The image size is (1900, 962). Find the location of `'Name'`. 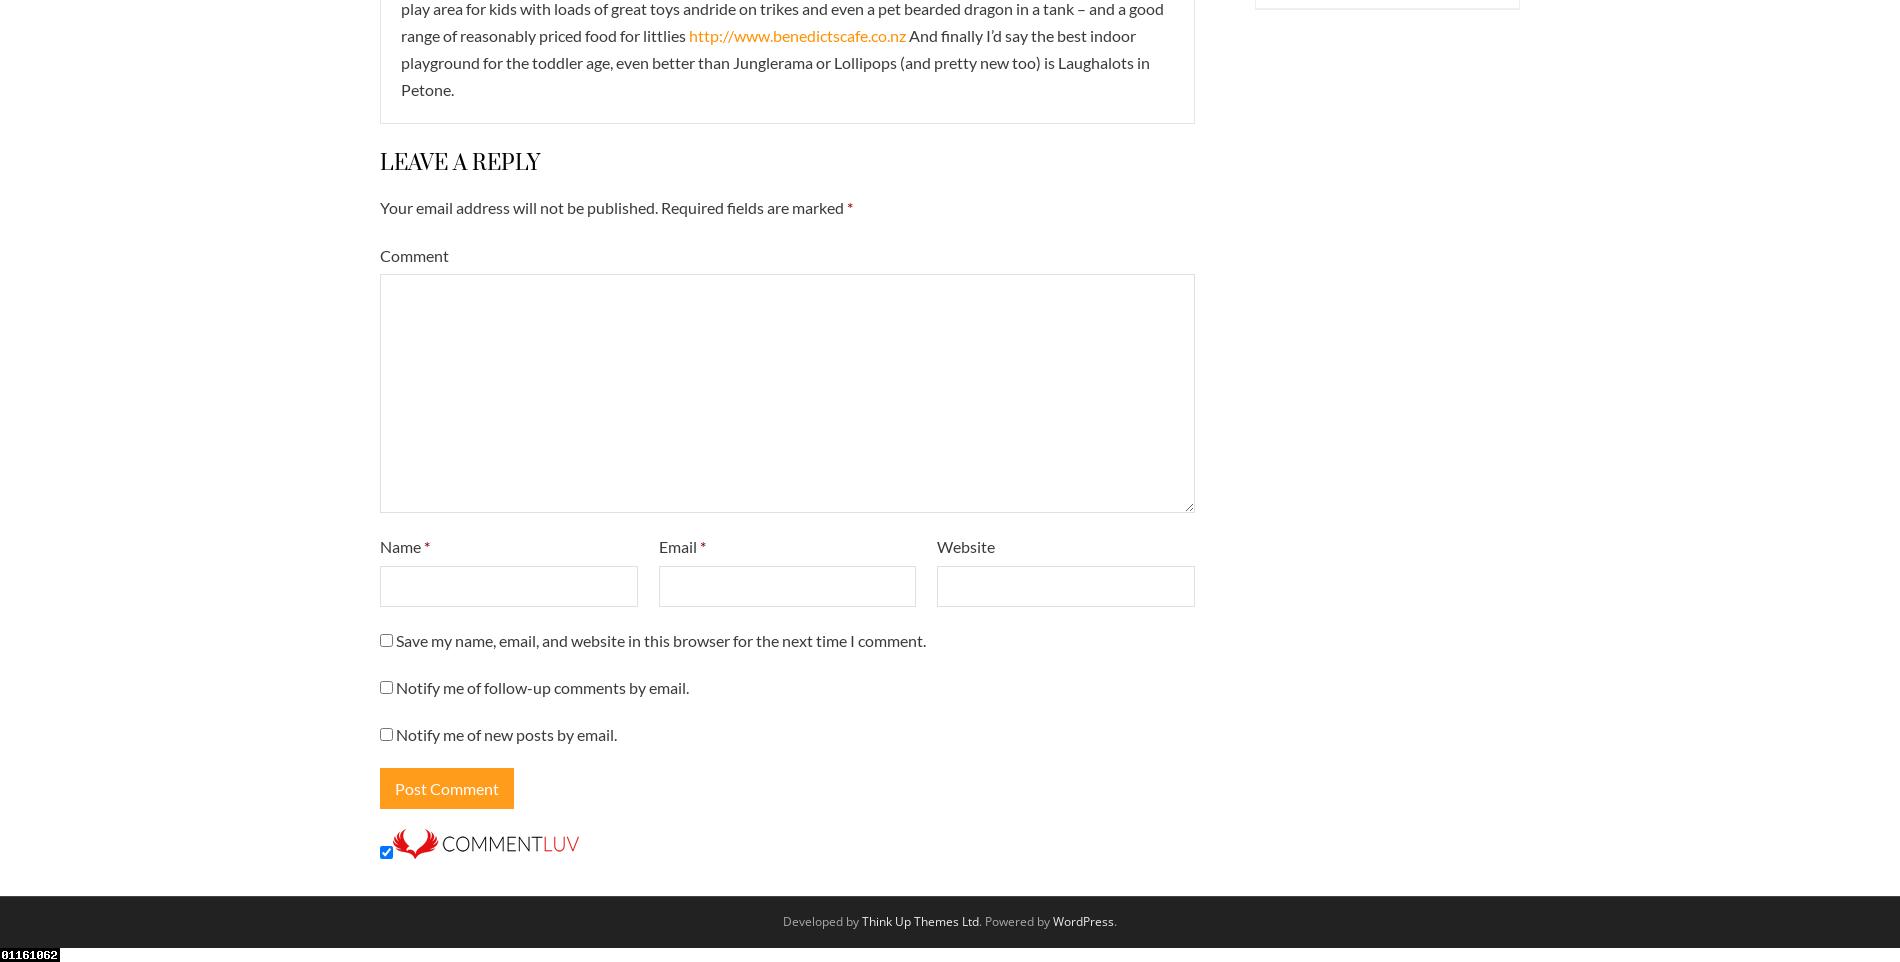

'Name' is located at coordinates (401, 546).